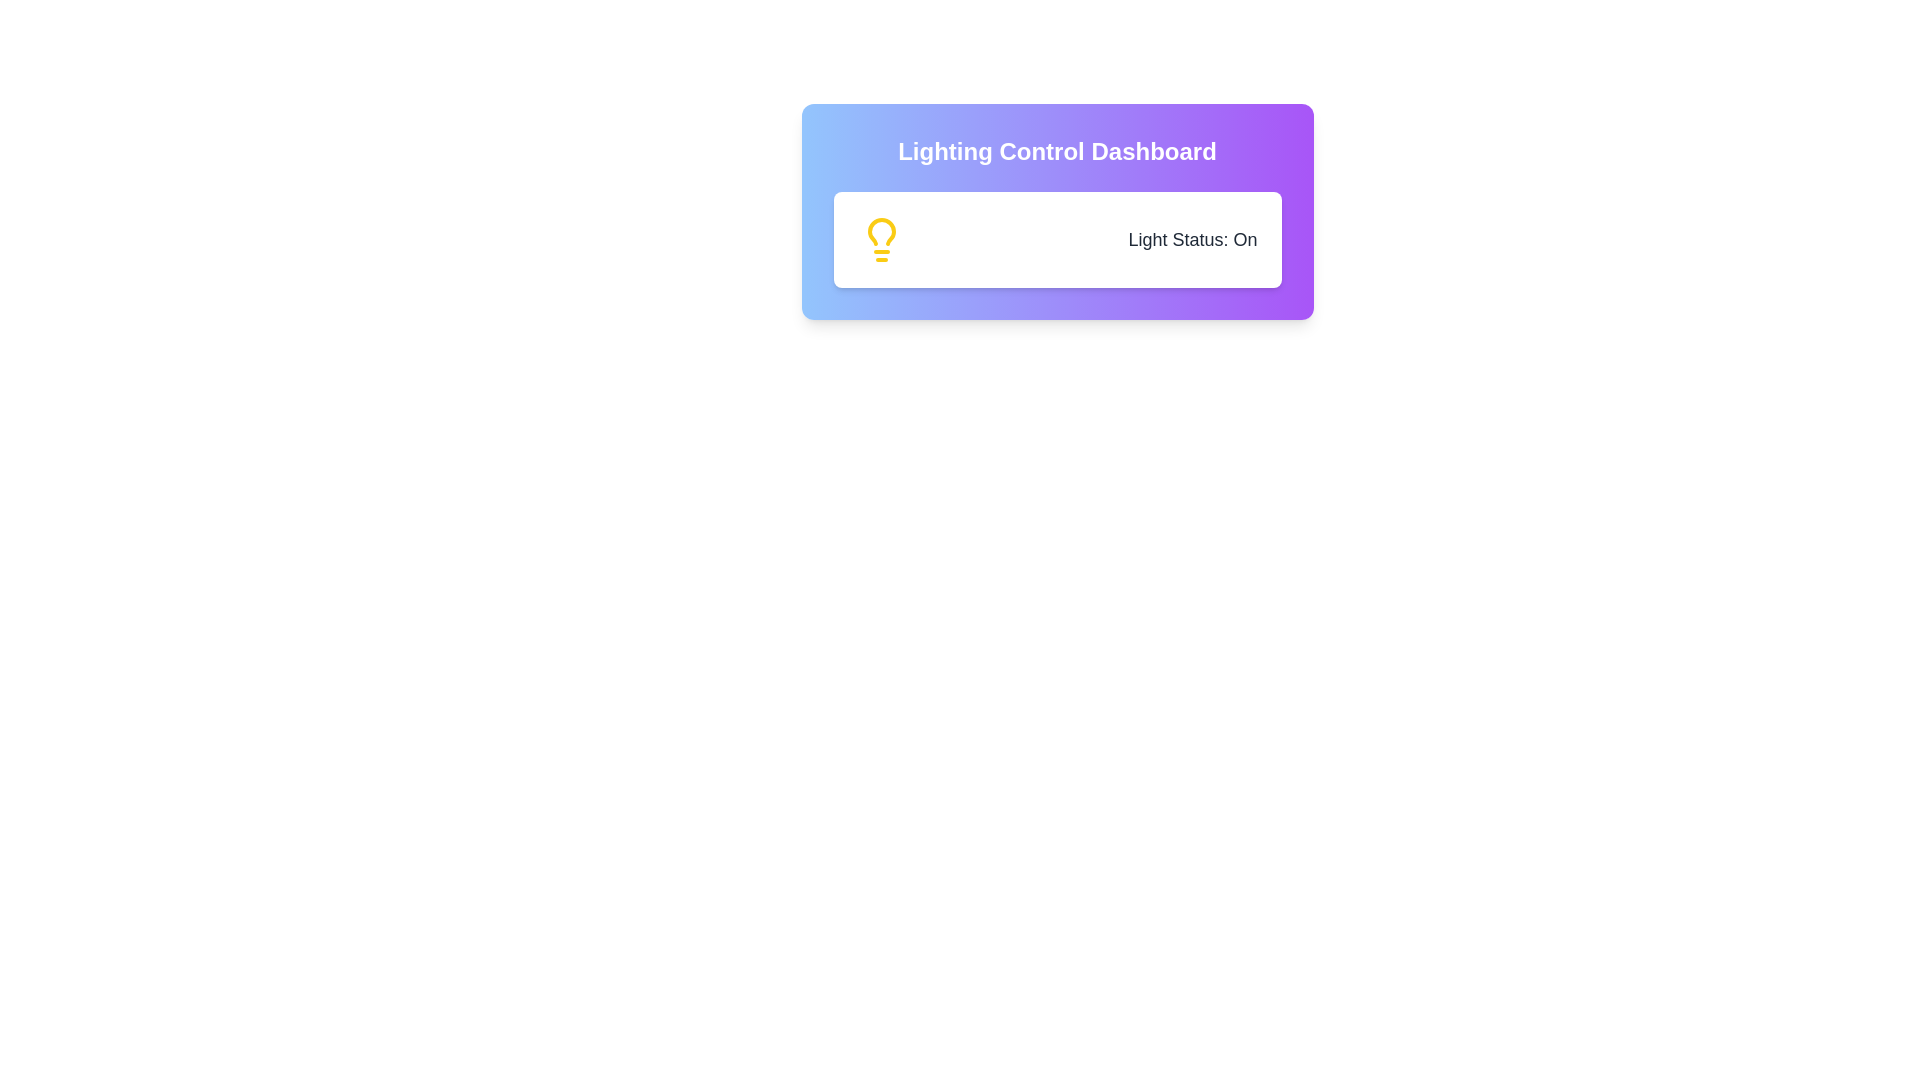 This screenshot has height=1080, width=1920. Describe the element at coordinates (880, 238) in the screenshot. I see `the lightbulb icon to toggle the light status` at that location.